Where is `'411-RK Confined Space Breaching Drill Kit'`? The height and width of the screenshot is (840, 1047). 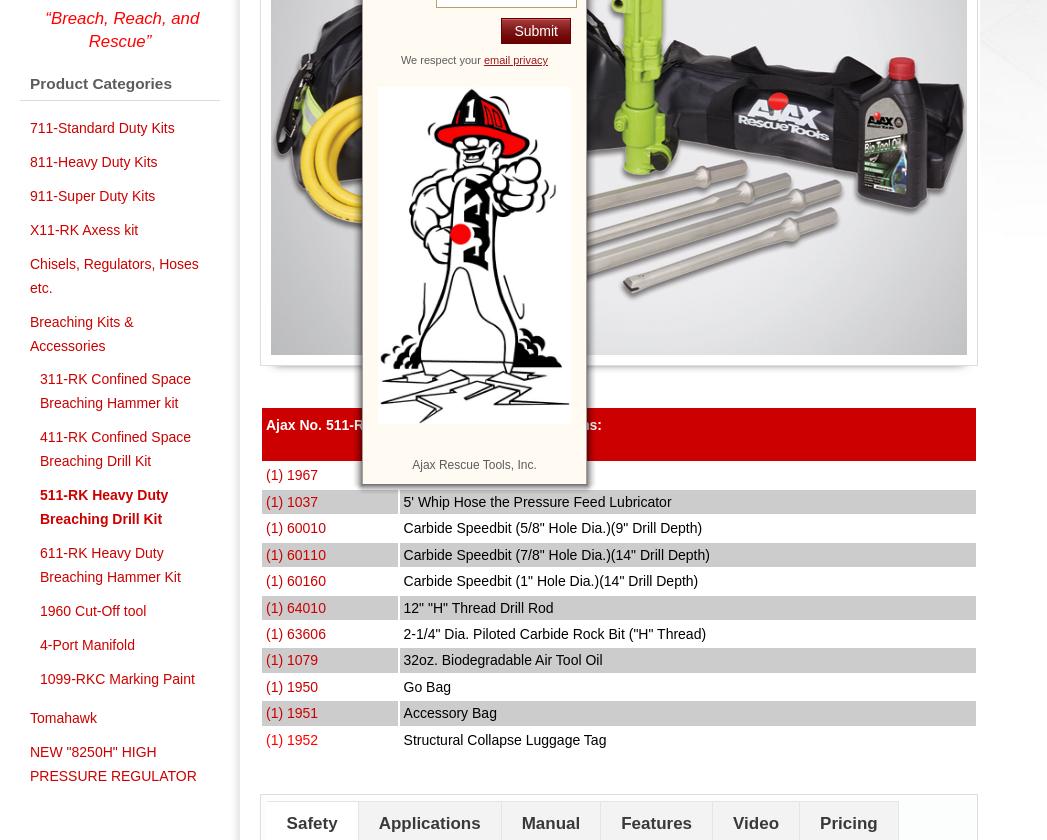 '411-RK Confined Space Breaching Drill Kit' is located at coordinates (114, 447).